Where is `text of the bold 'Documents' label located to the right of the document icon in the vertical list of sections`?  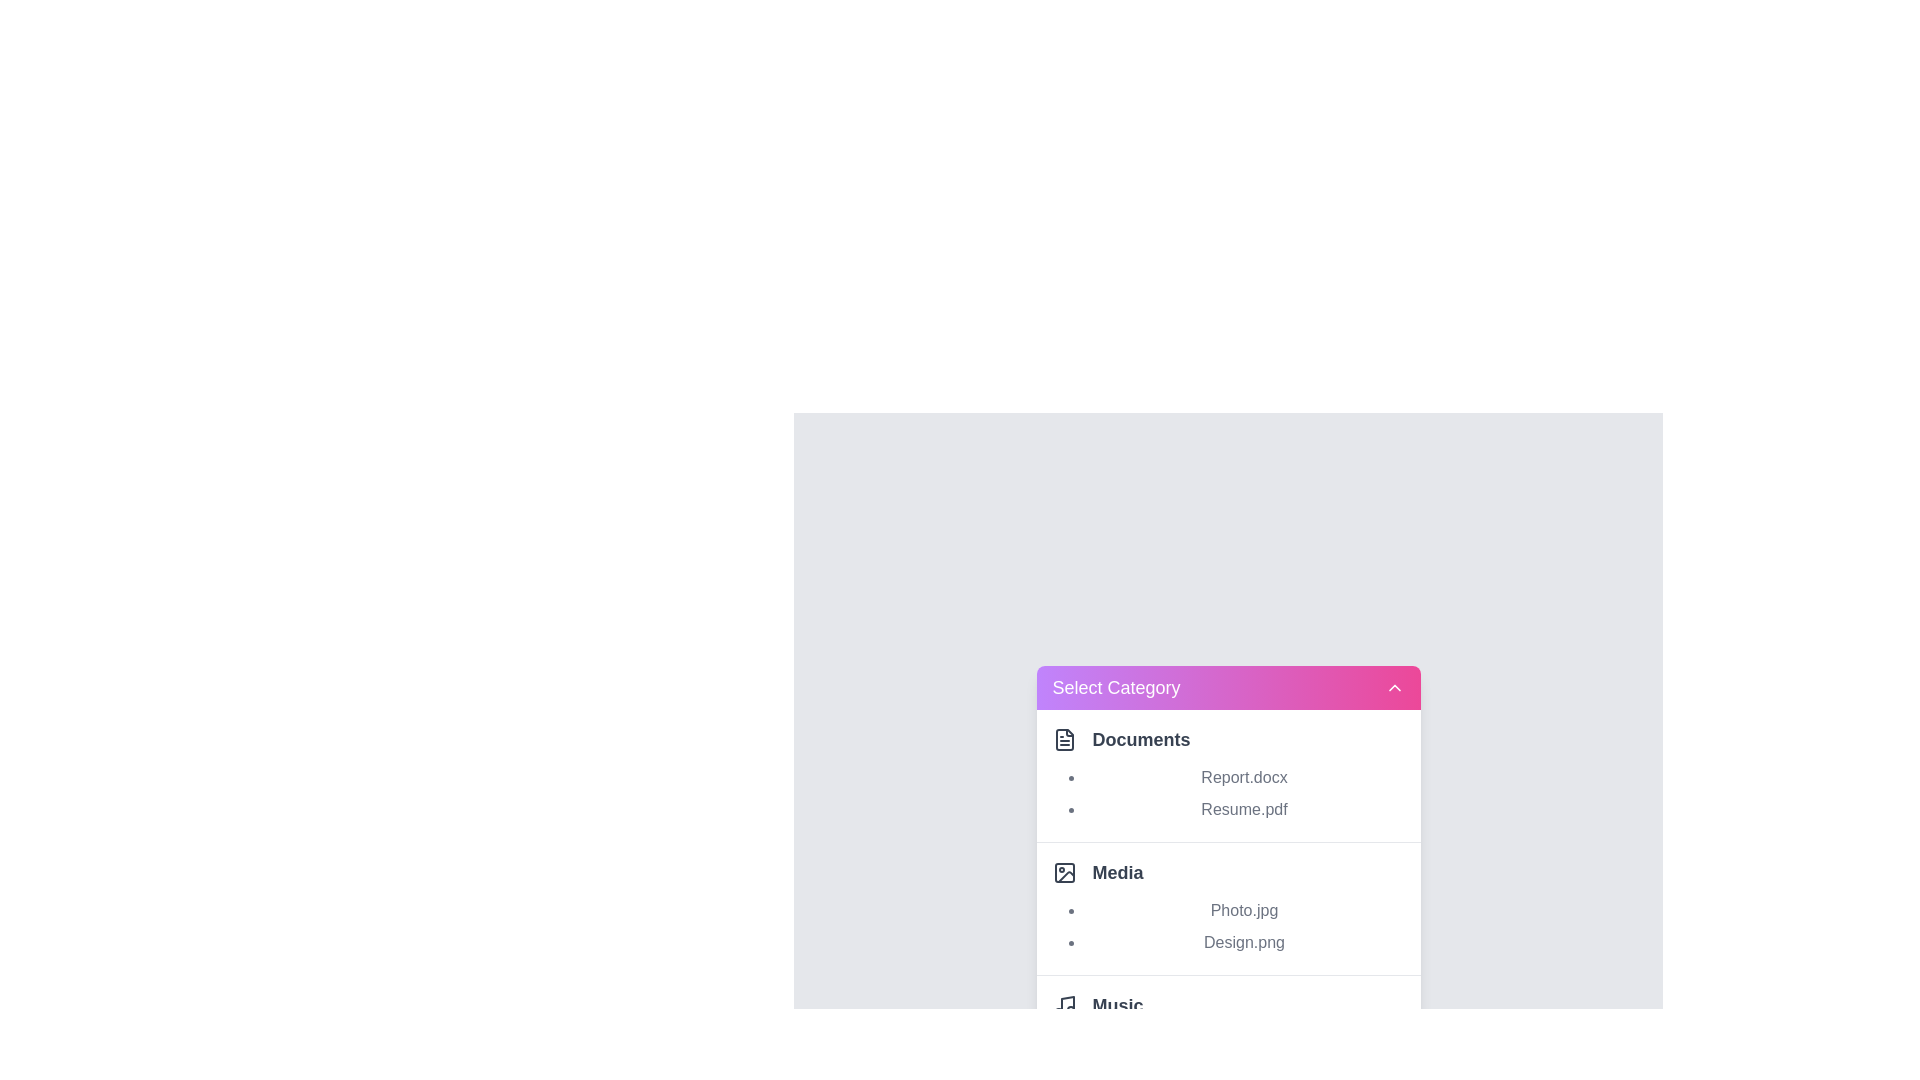
text of the bold 'Documents' label located to the right of the document icon in the vertical list of sections is located at coordinates (1141, 739).